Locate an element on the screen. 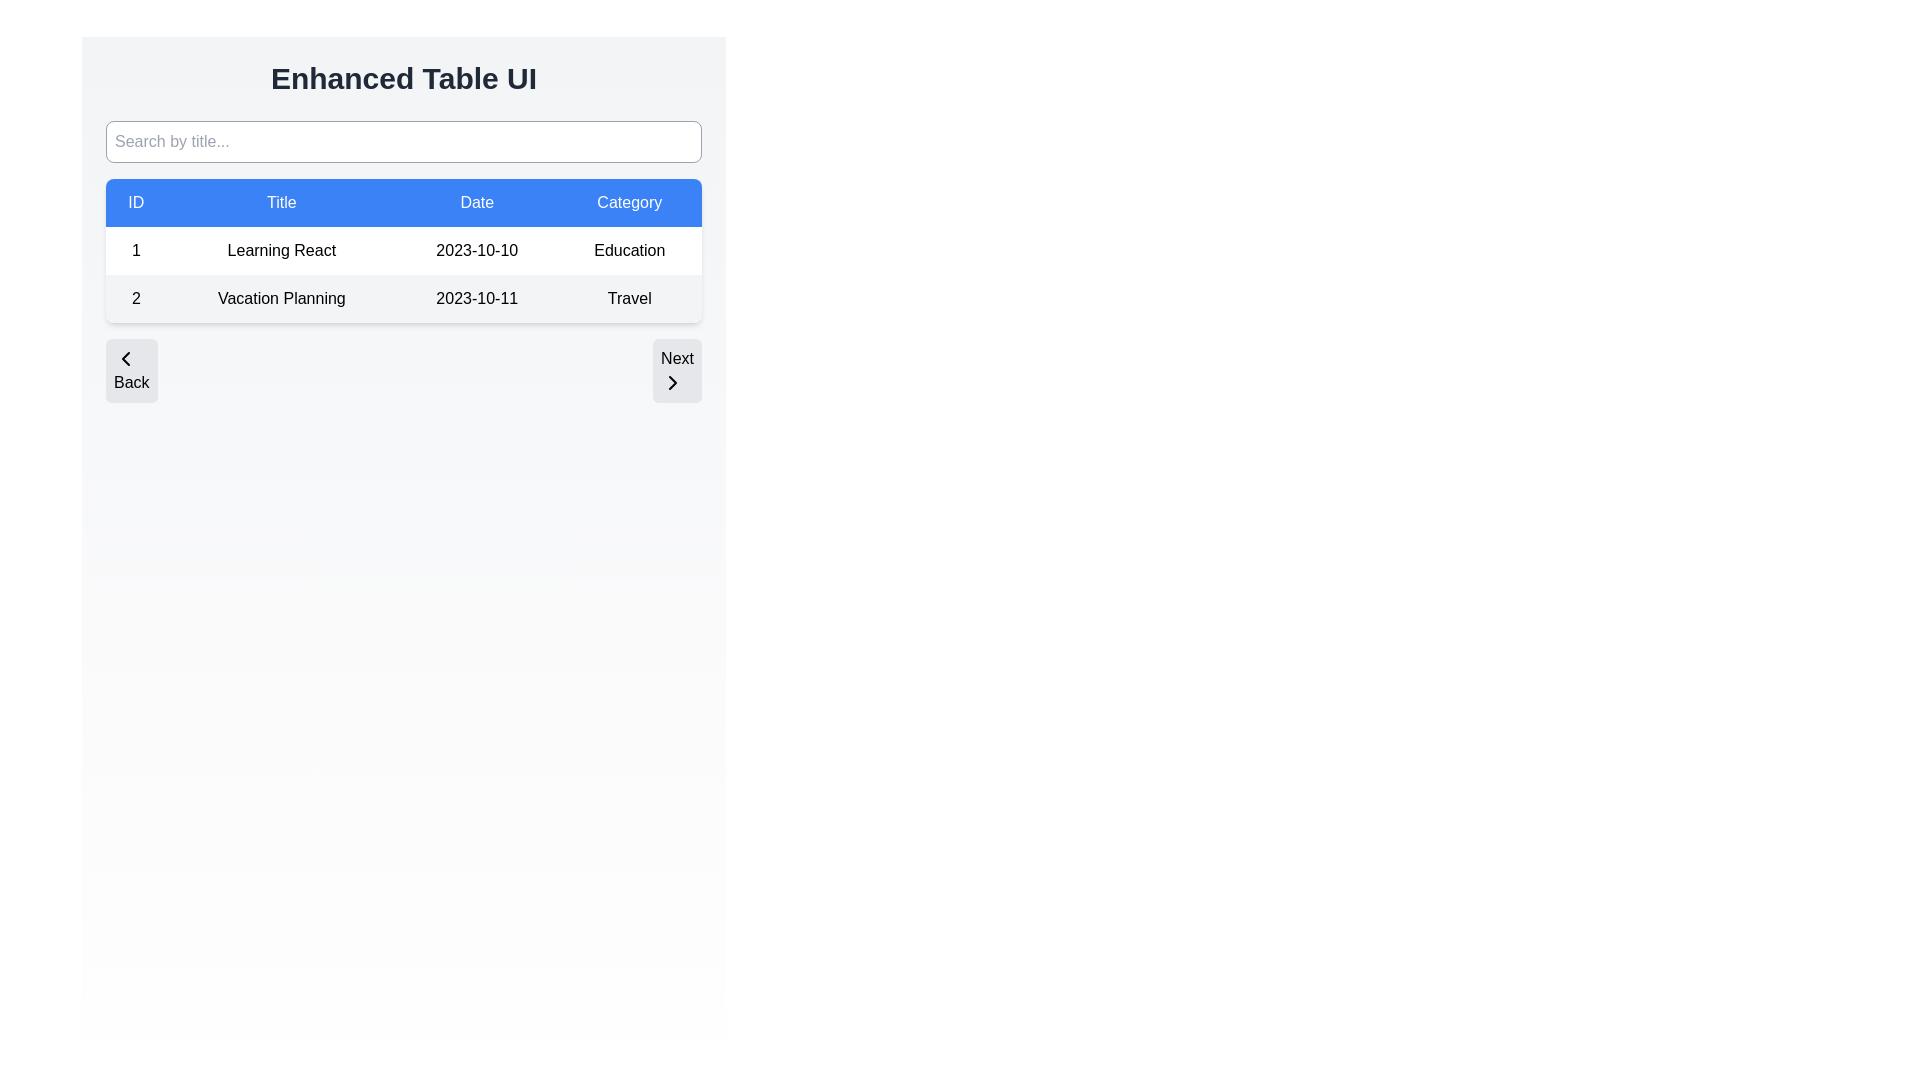 Image resolution: width=1920 pixels, height=1080 pixels. the left-facing chevron icon that is part of the 'Back' button located in the lower left portion of the page is located at coordinates (124, 357).